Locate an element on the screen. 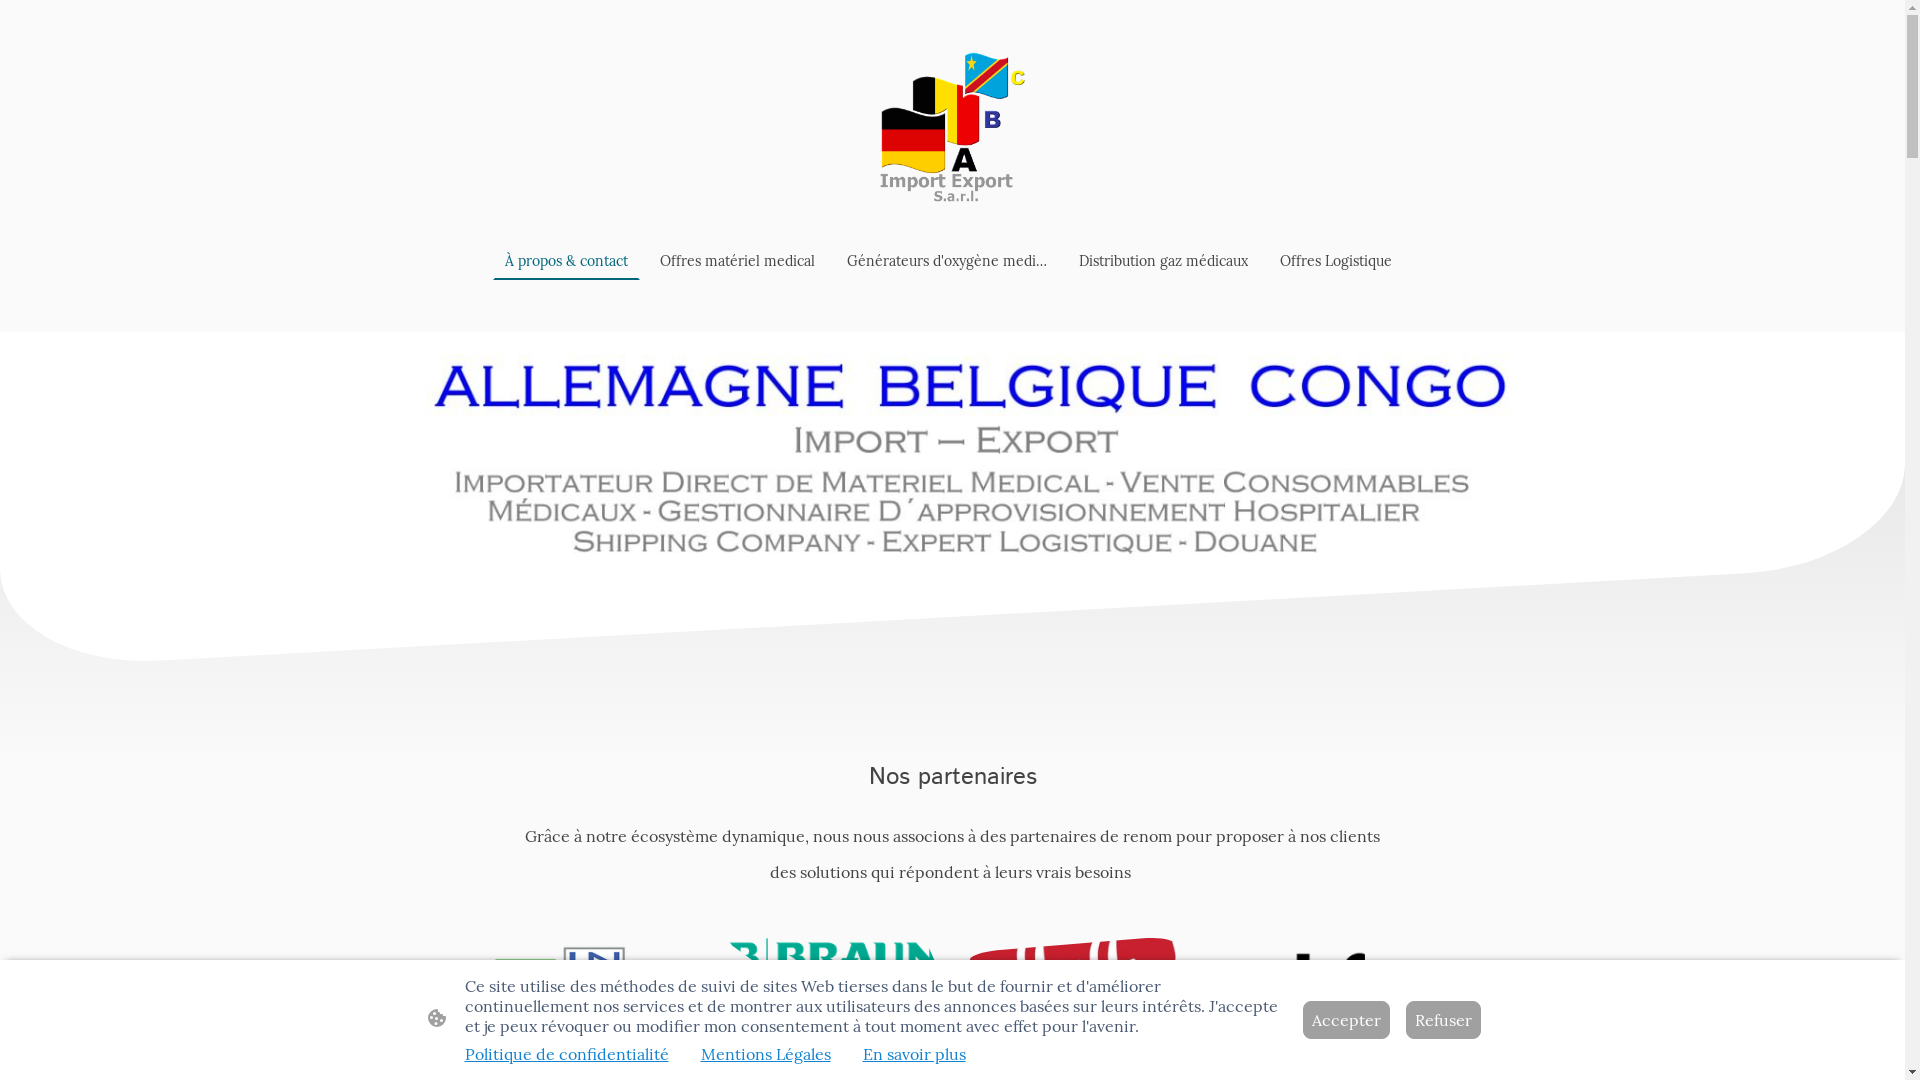  'Accepter' is located at coordinates (1345, 1019).